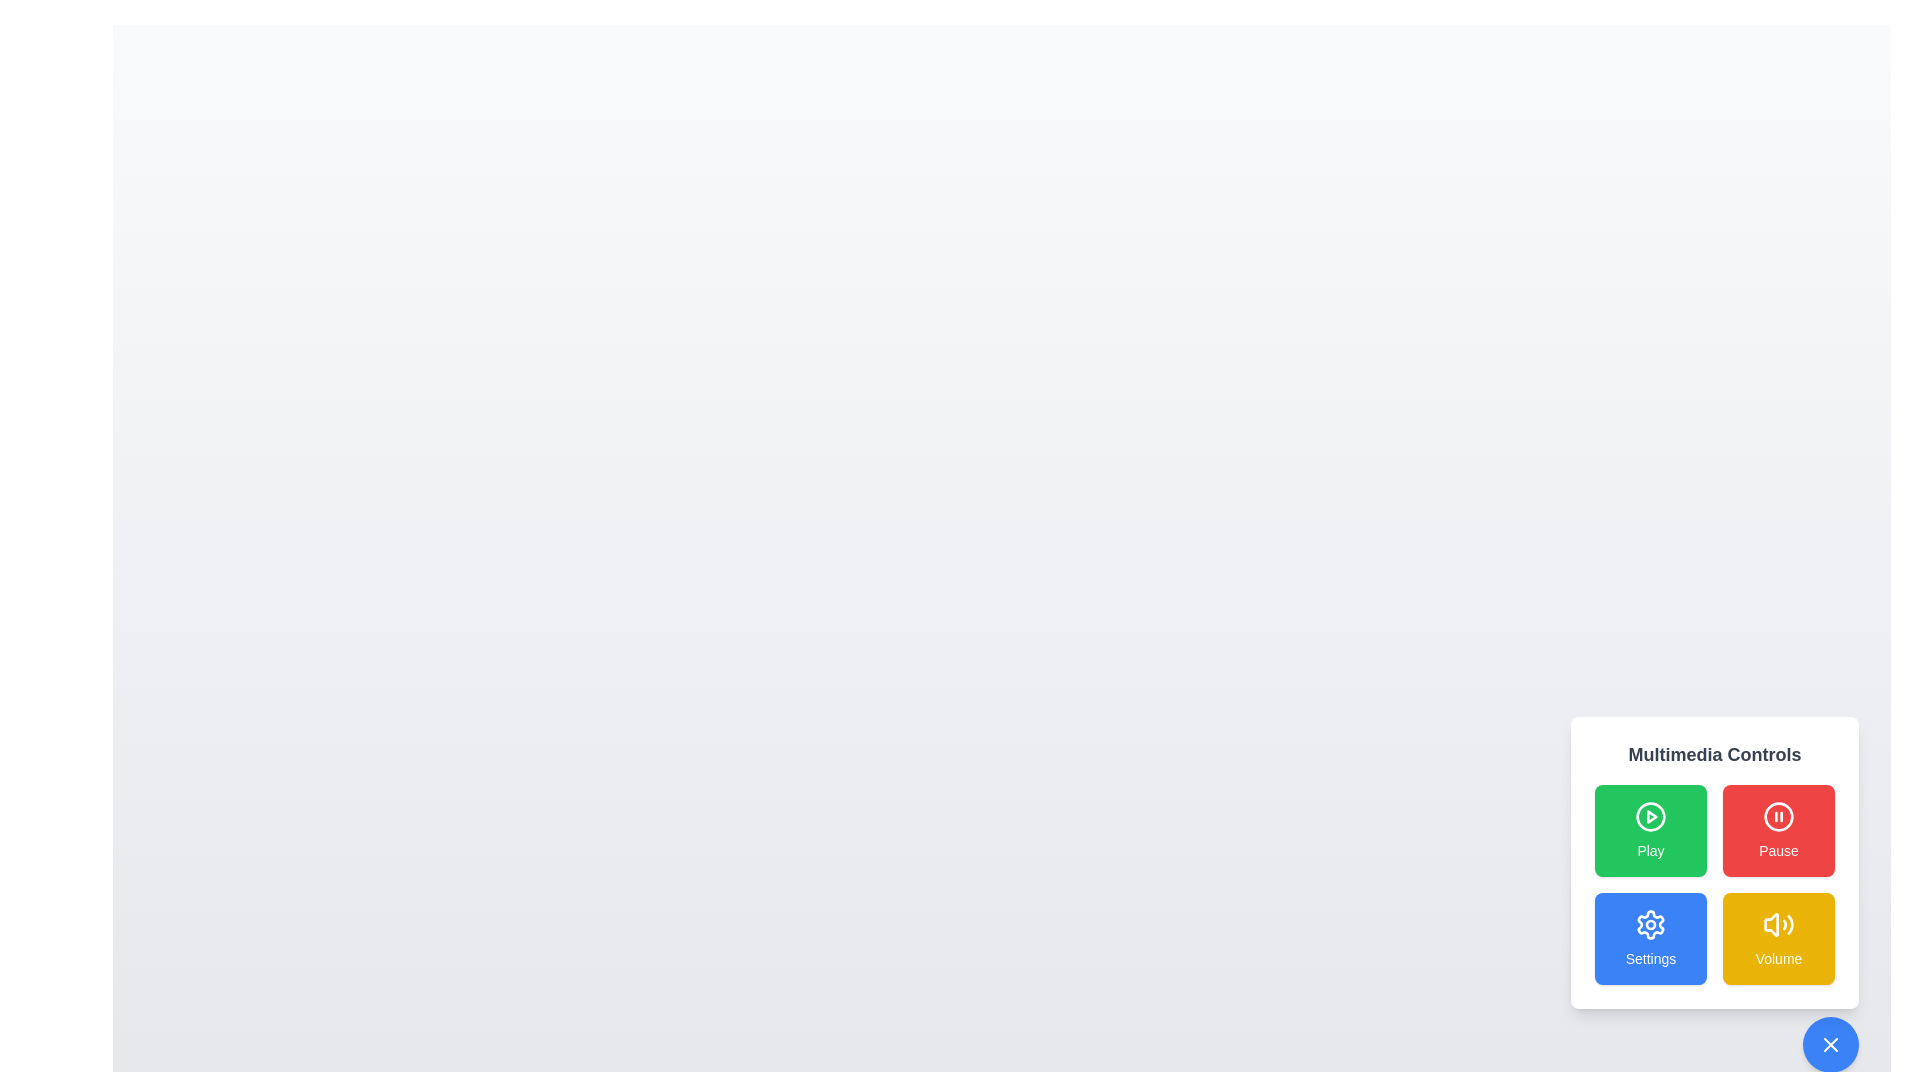  Describe the element at coordinates (1651, 925) in the screenshot. I see `the settings icon located within the blue 'Settings' button in the bottom-left corner of the multimedia controls` at that location.